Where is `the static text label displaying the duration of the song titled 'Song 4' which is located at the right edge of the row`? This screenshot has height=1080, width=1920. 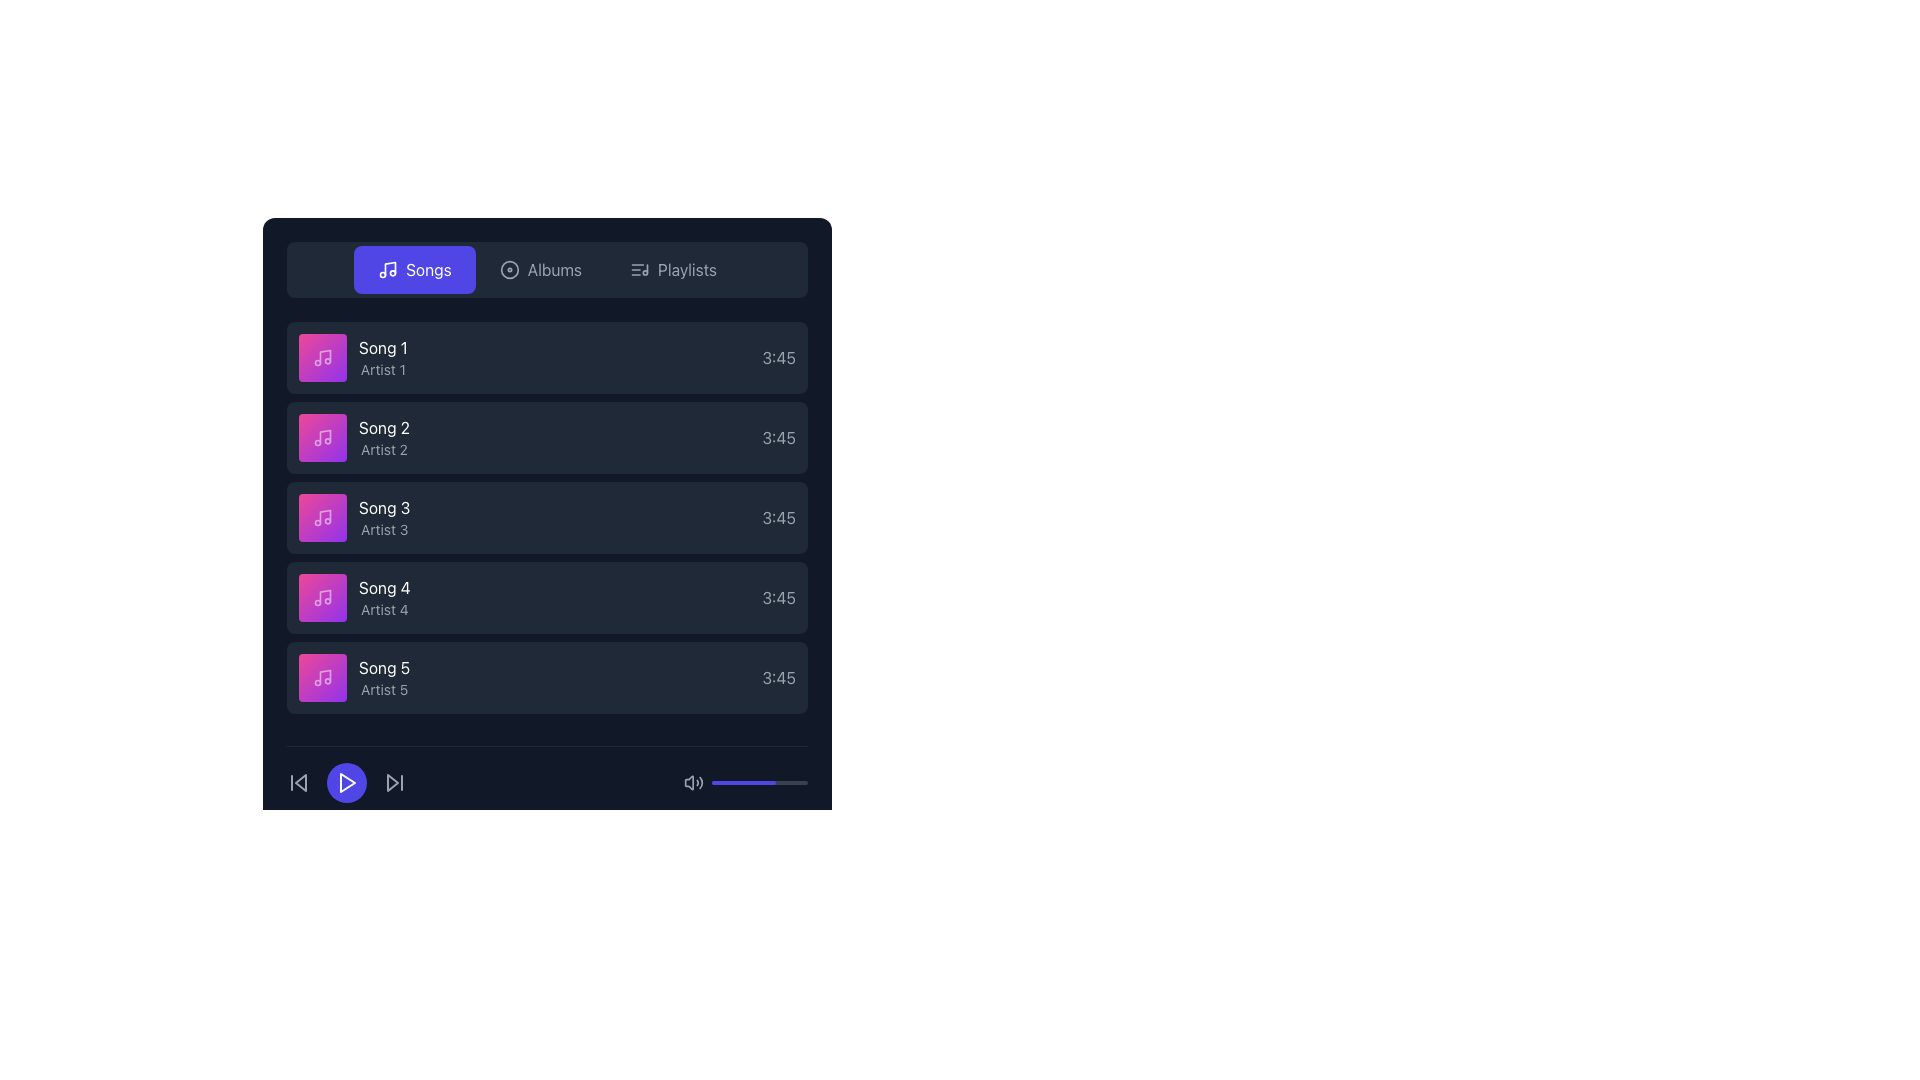 the static text label displaying the duration of the song titled 'Song 4' which is located at the right edge of the row is located at coordinates (778, 596).